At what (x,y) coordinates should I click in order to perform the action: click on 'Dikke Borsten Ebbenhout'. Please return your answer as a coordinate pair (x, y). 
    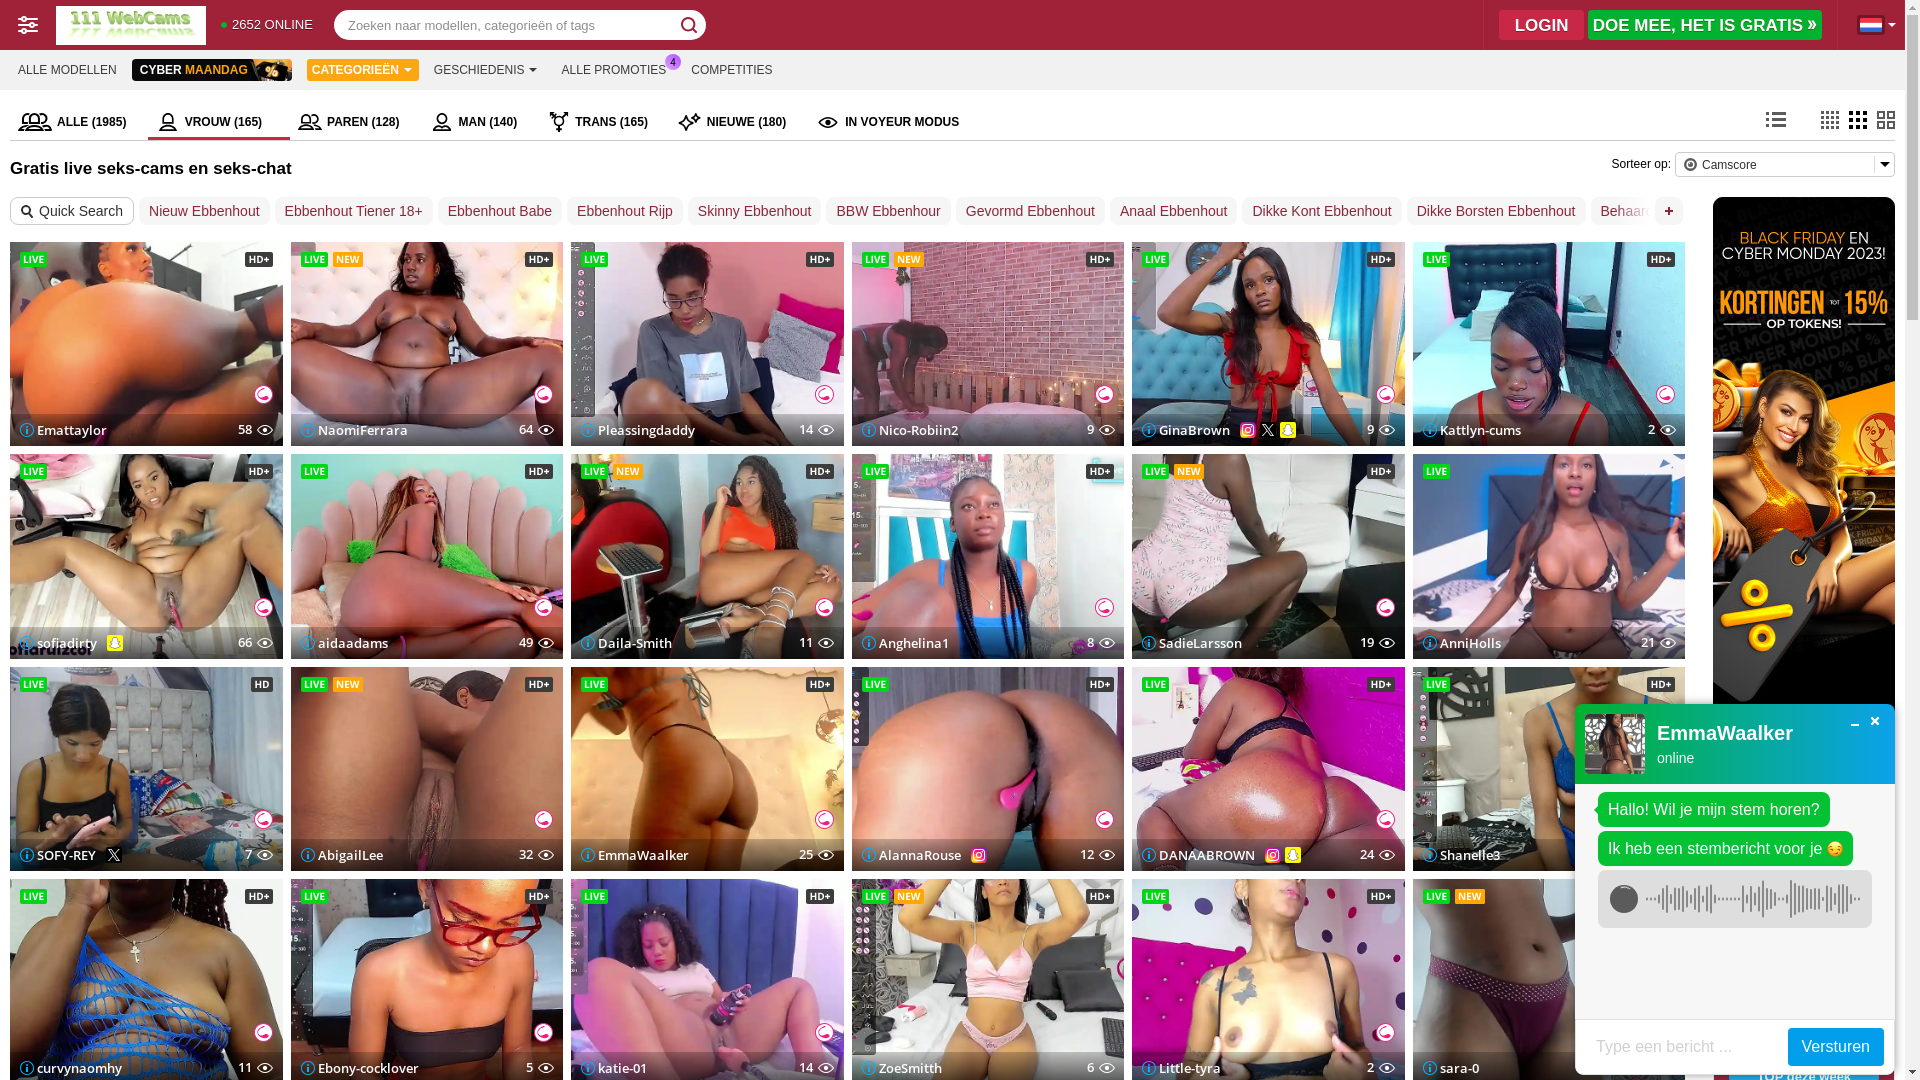
    Looking at the image, I should click on (1496, 211).